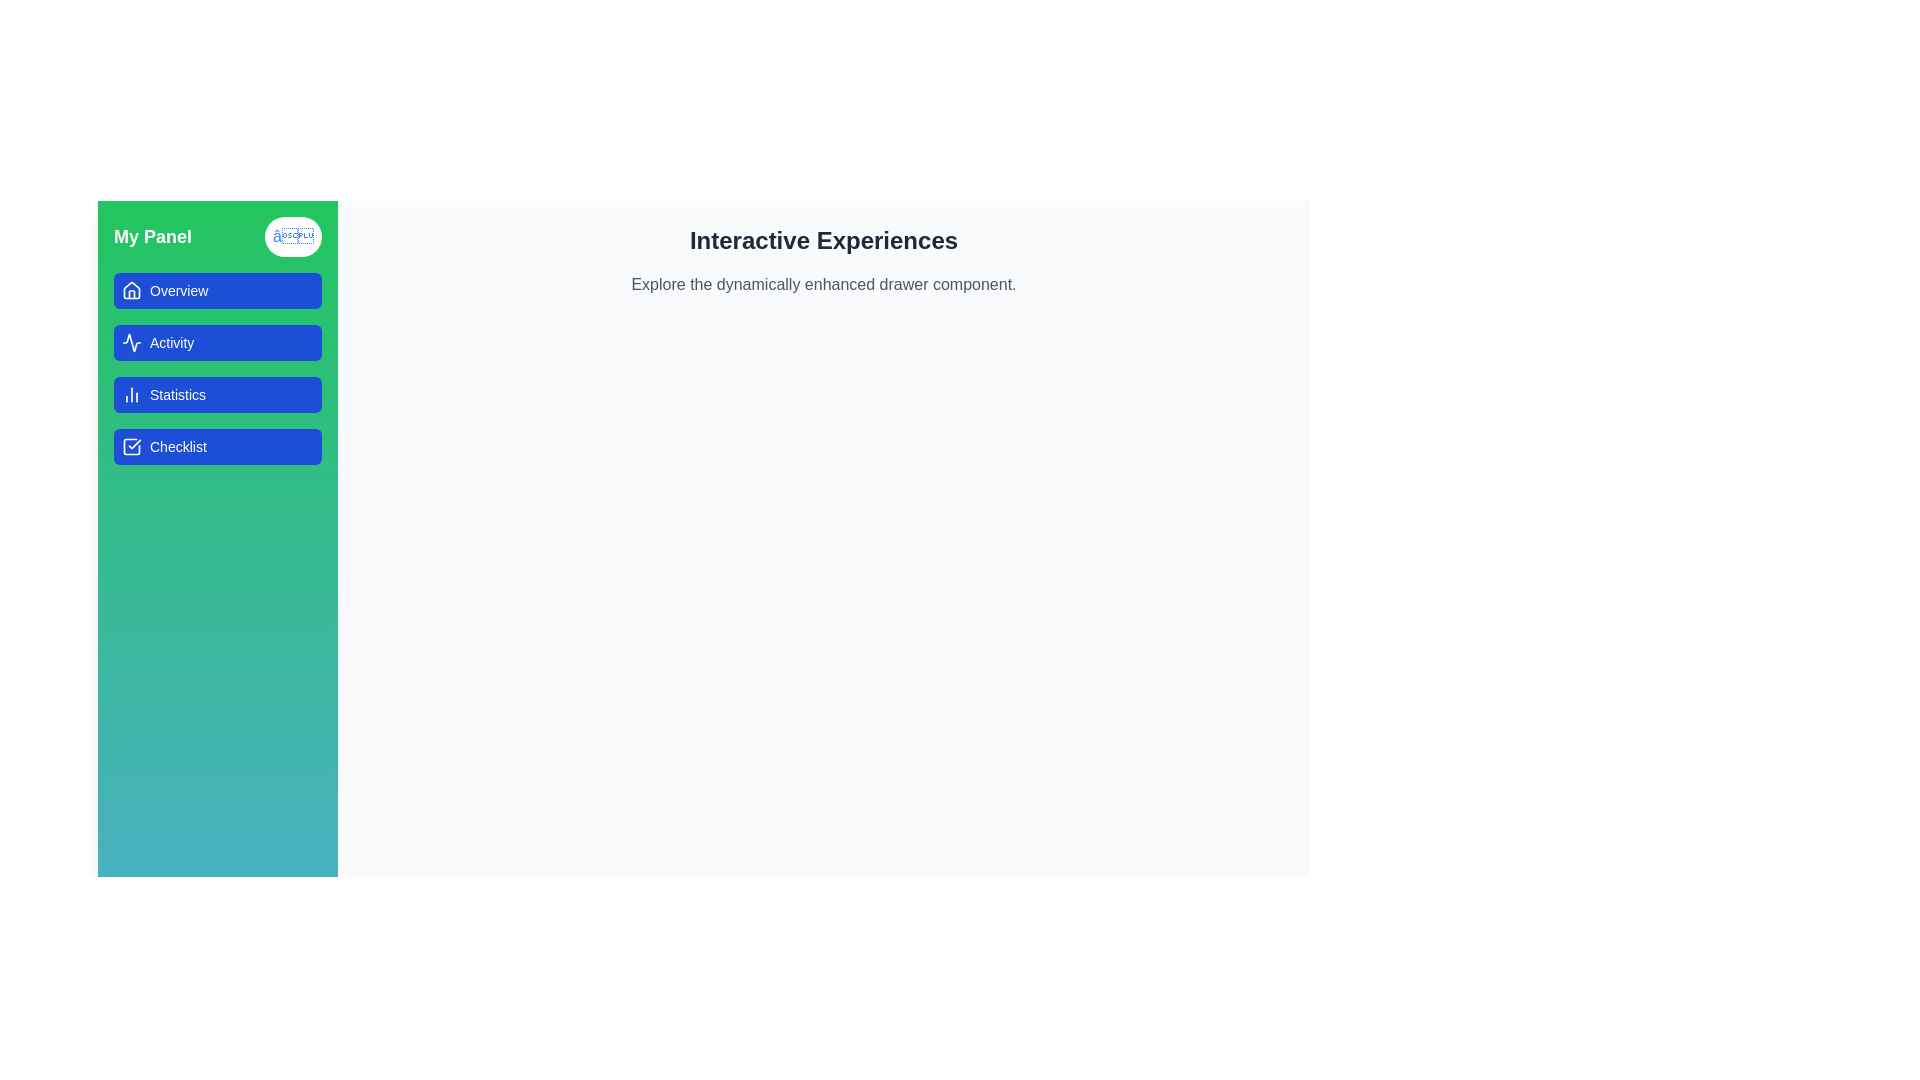 The height and width of the screenshot is (1080, 1920). What do you see at coordinates (217, 290) in the screenshot?
I see `the 'Overview' button in the sidebar menu` at bounding box center [217, 290].